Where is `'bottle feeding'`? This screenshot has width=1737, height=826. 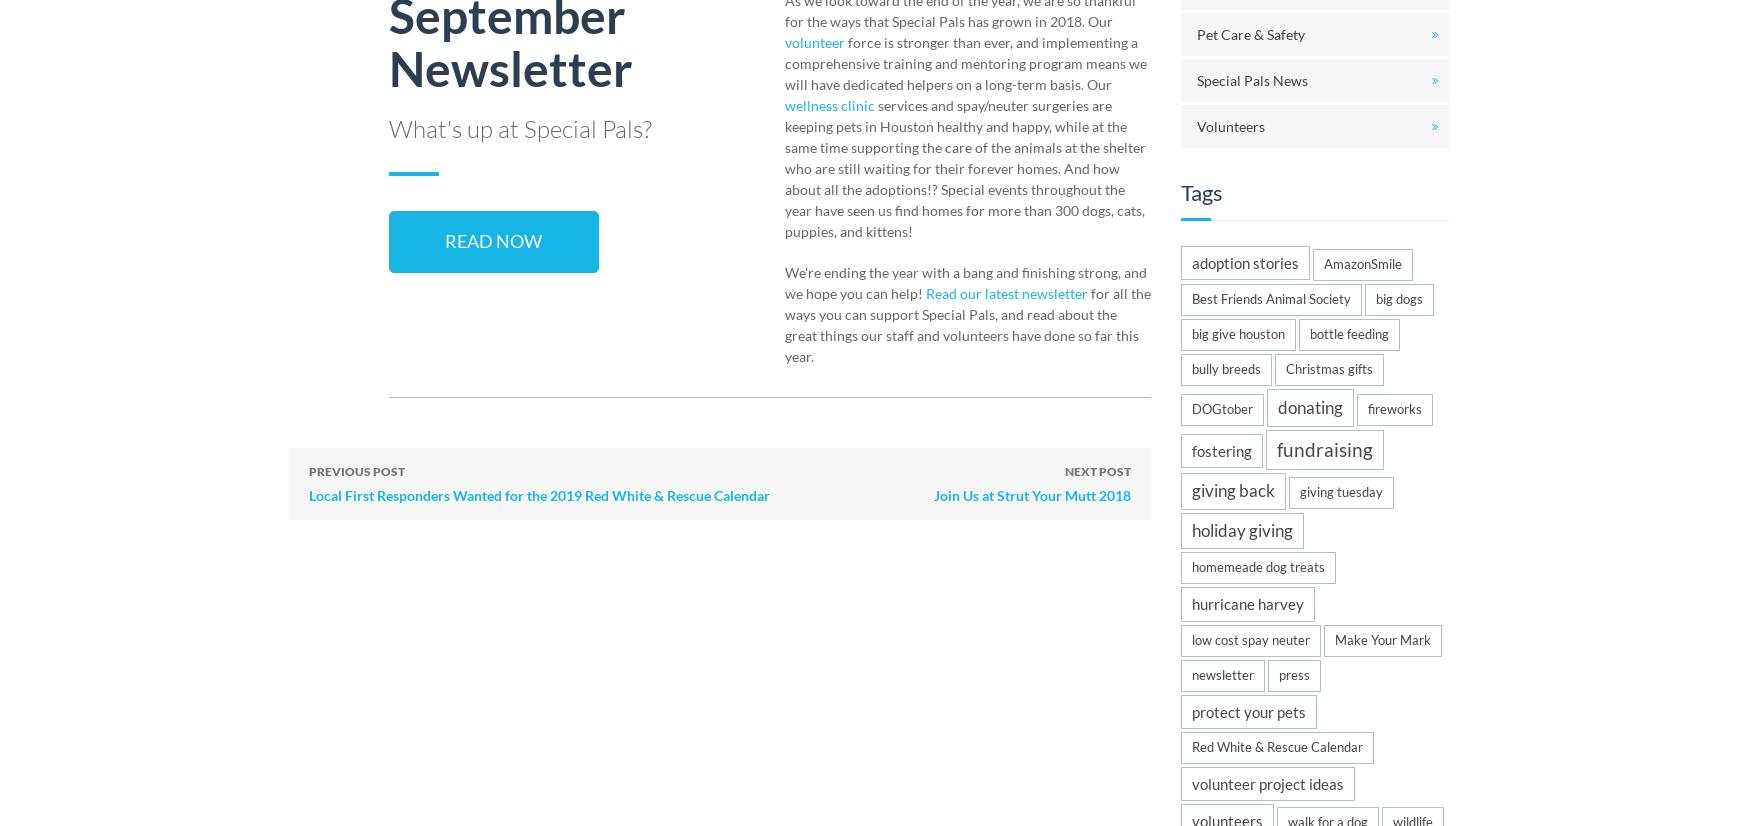
'bottle feeding' is located at coordinates (1349, 331).